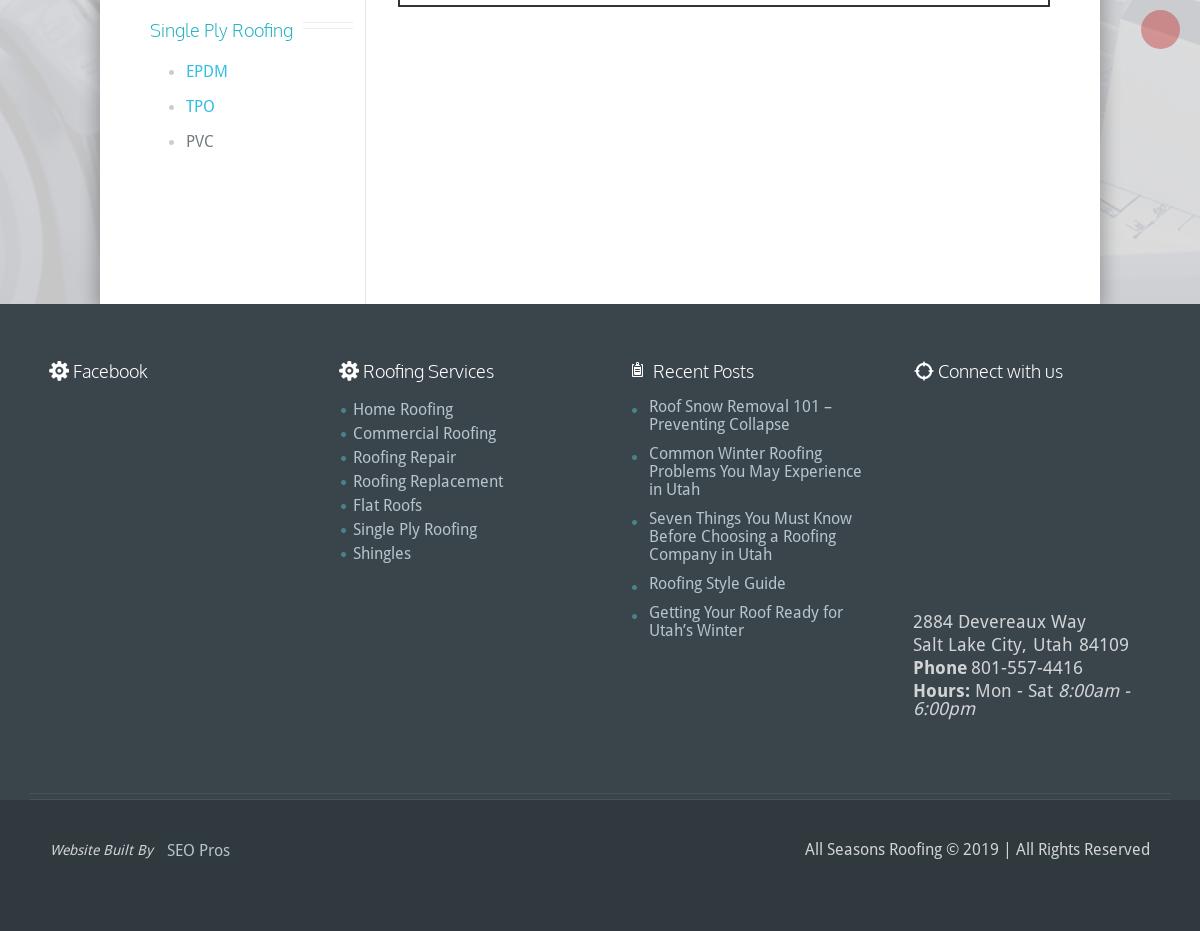 Image resolution: width=1200 pixels, height=931 pixels. What do you see at coordinates (424, 432) in the screenshot?
I see `'Commercial Roofing'` at bounding box center [424, 432].